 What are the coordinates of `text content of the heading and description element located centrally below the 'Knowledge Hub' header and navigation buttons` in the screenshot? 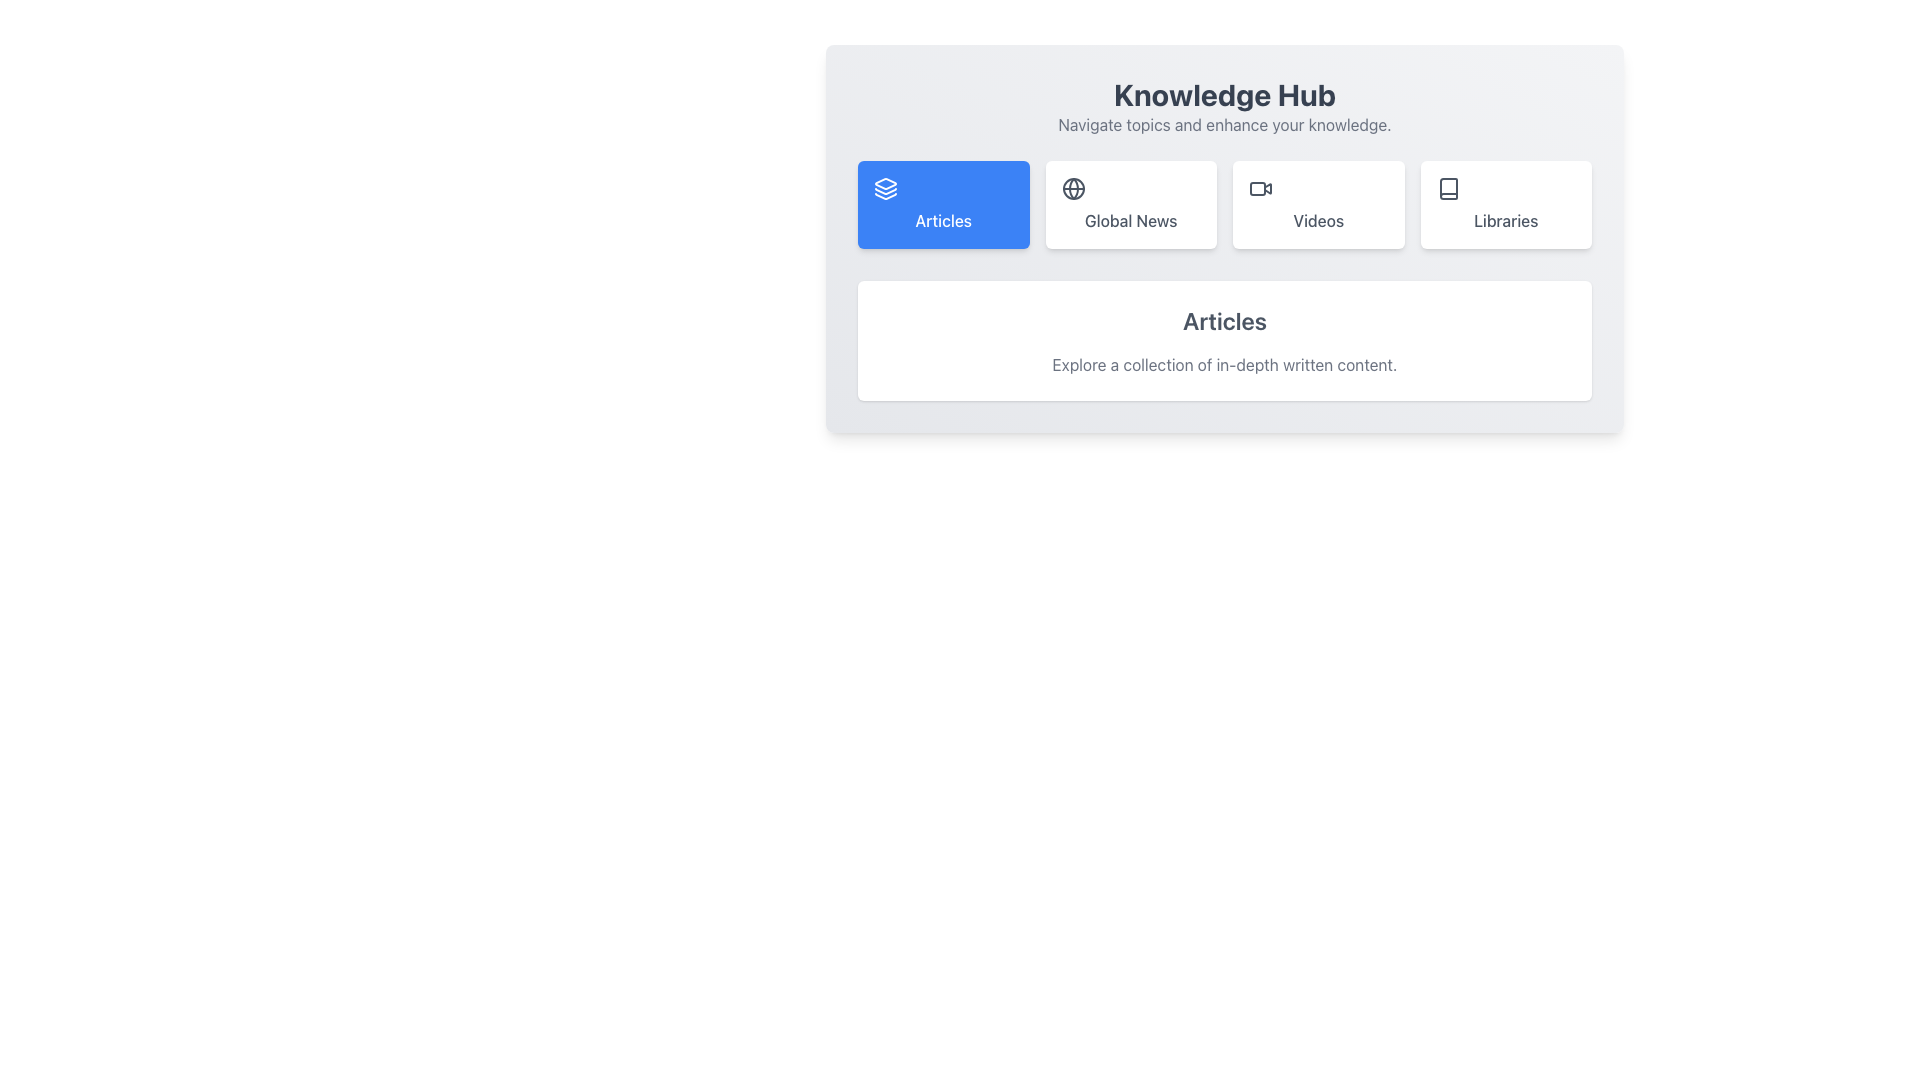 It's located at (1223, 339).